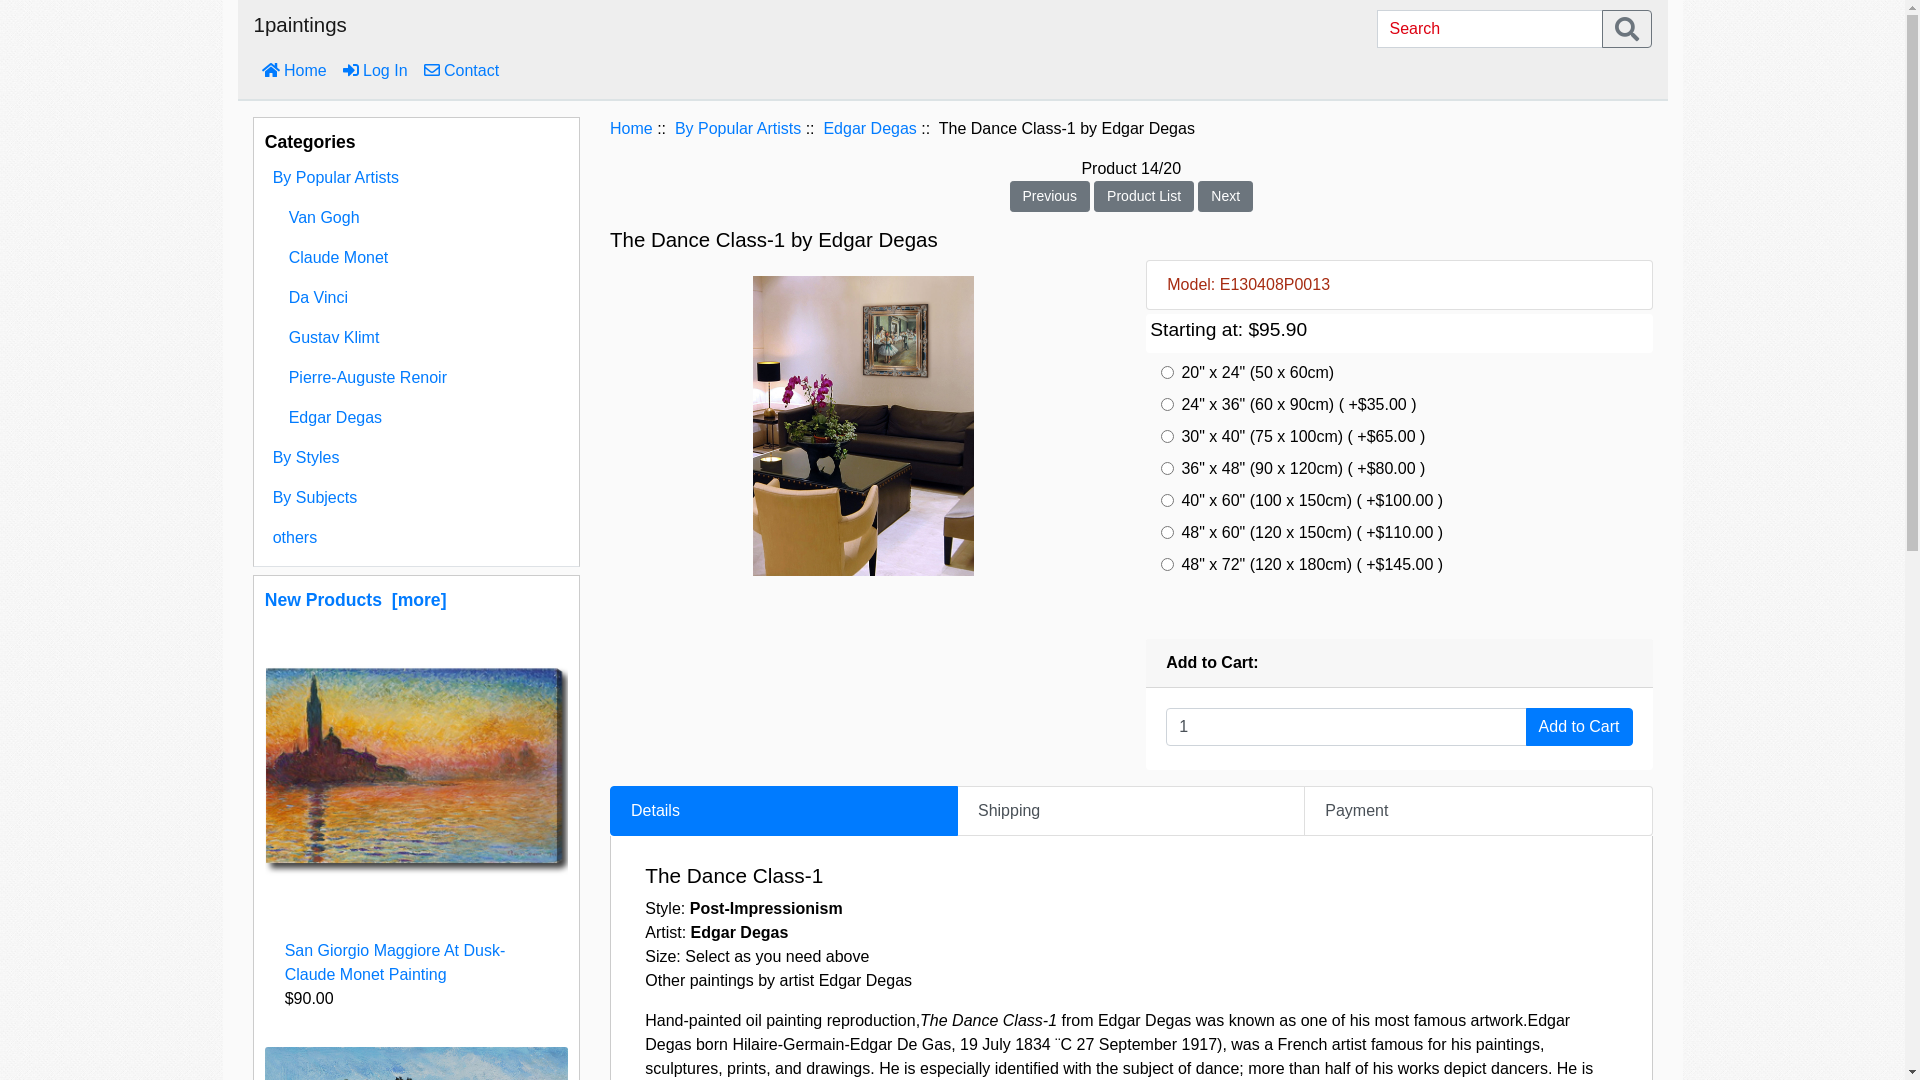 The height and width of the screenshot is (1080, 1920). What do you see at coordinates (1224, 194) in the screenshot?
I see `' Next '` at bounding box center [1224, 194].